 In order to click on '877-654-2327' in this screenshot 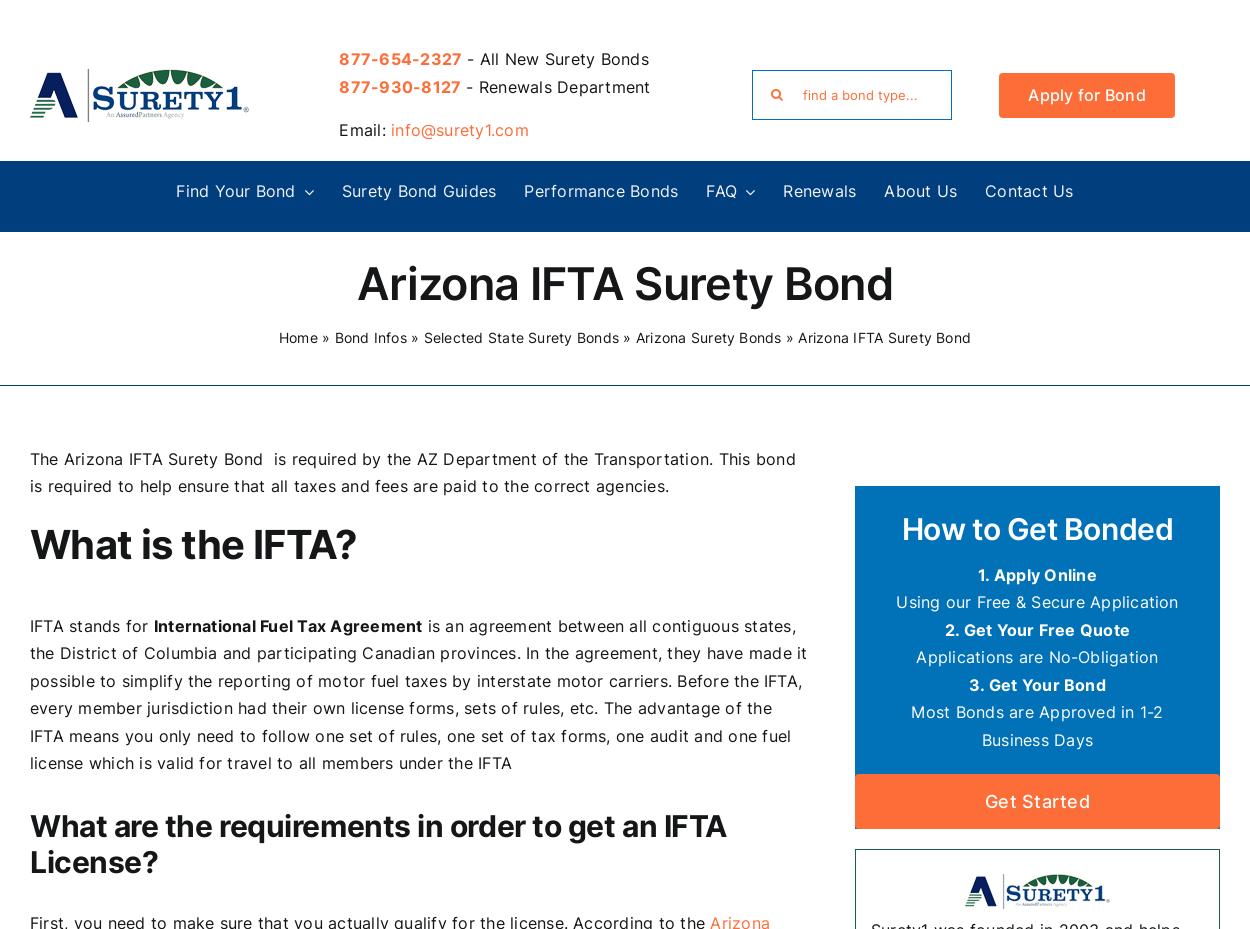, I will do `click(400, 57)`.